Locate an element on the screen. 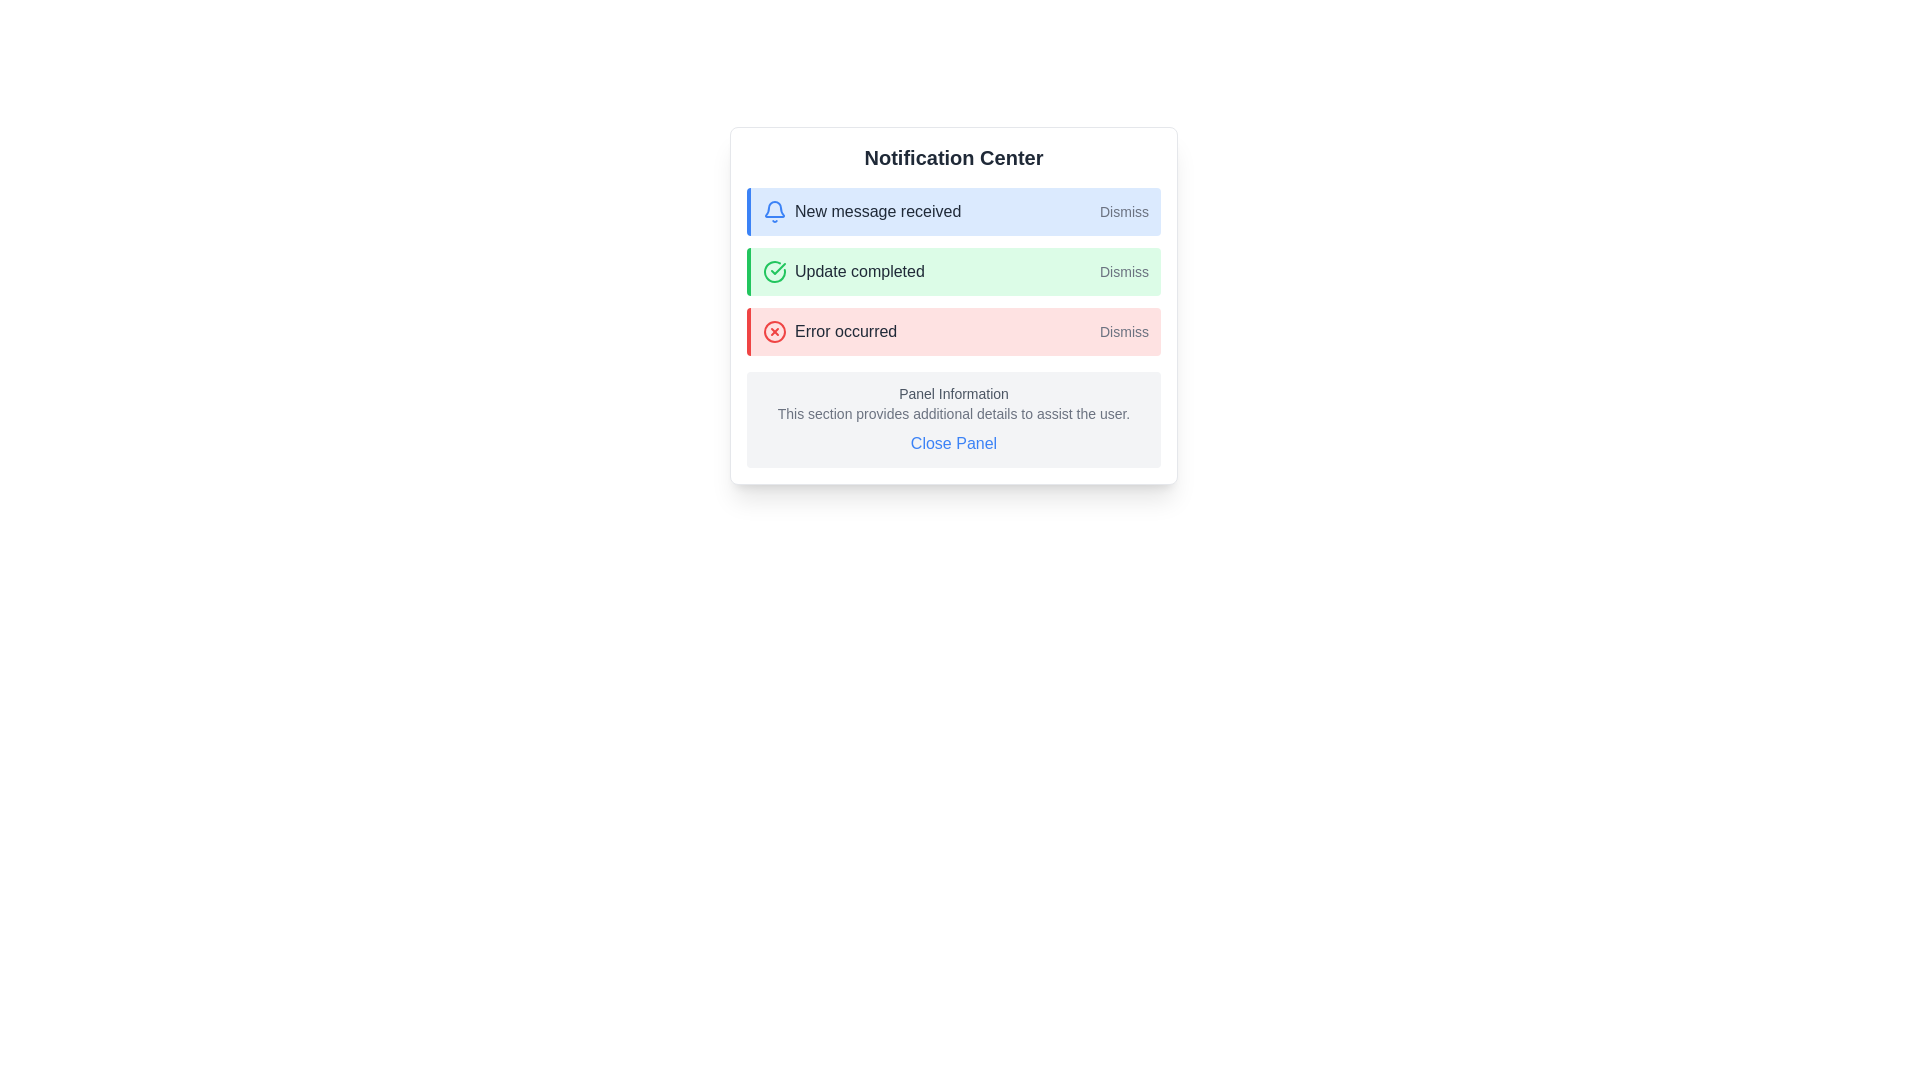 Image resolution: width=1920 pixels, height=1080 pixels. the notification message text label with an icon located in the middle of the Notification Center, indicating the completion of an update is located at coordinates (843, 272).